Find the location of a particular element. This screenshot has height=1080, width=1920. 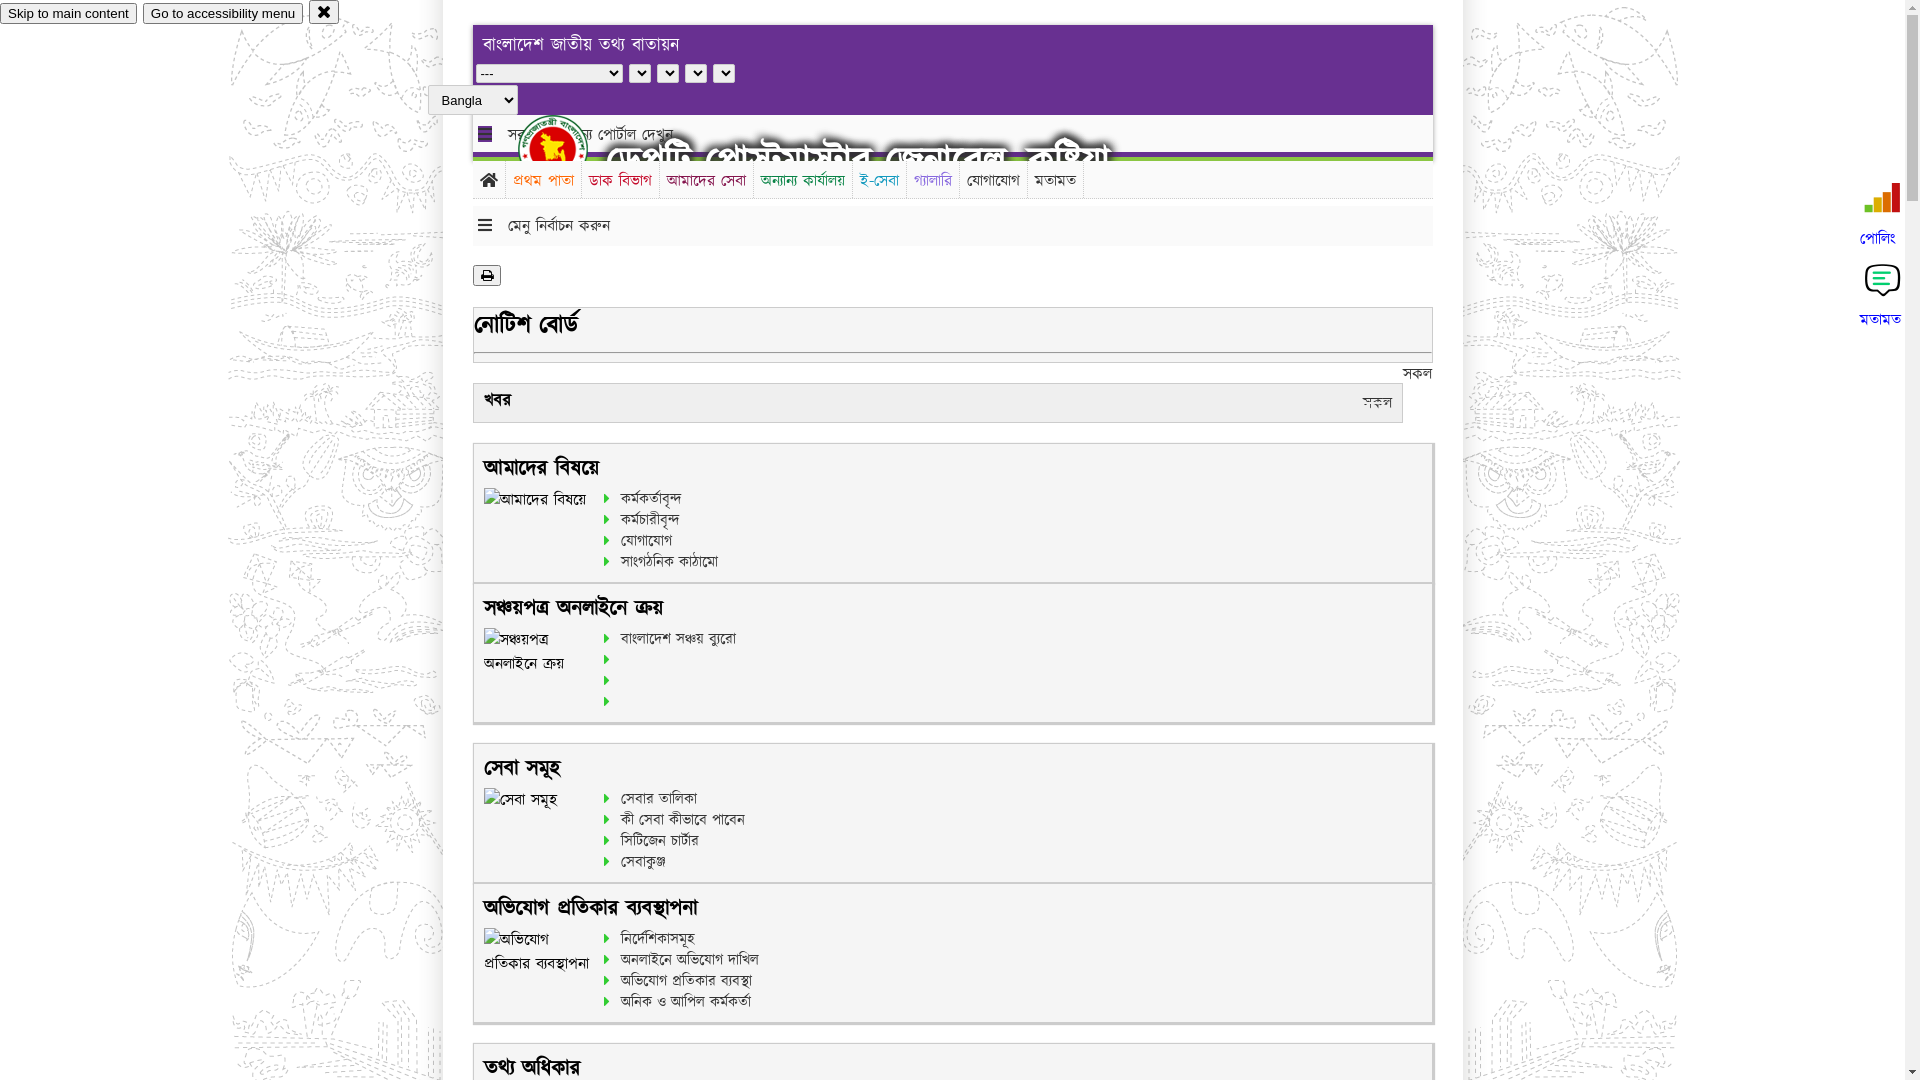

'Go to accessibility menu' is located at coordinates (222, 13).